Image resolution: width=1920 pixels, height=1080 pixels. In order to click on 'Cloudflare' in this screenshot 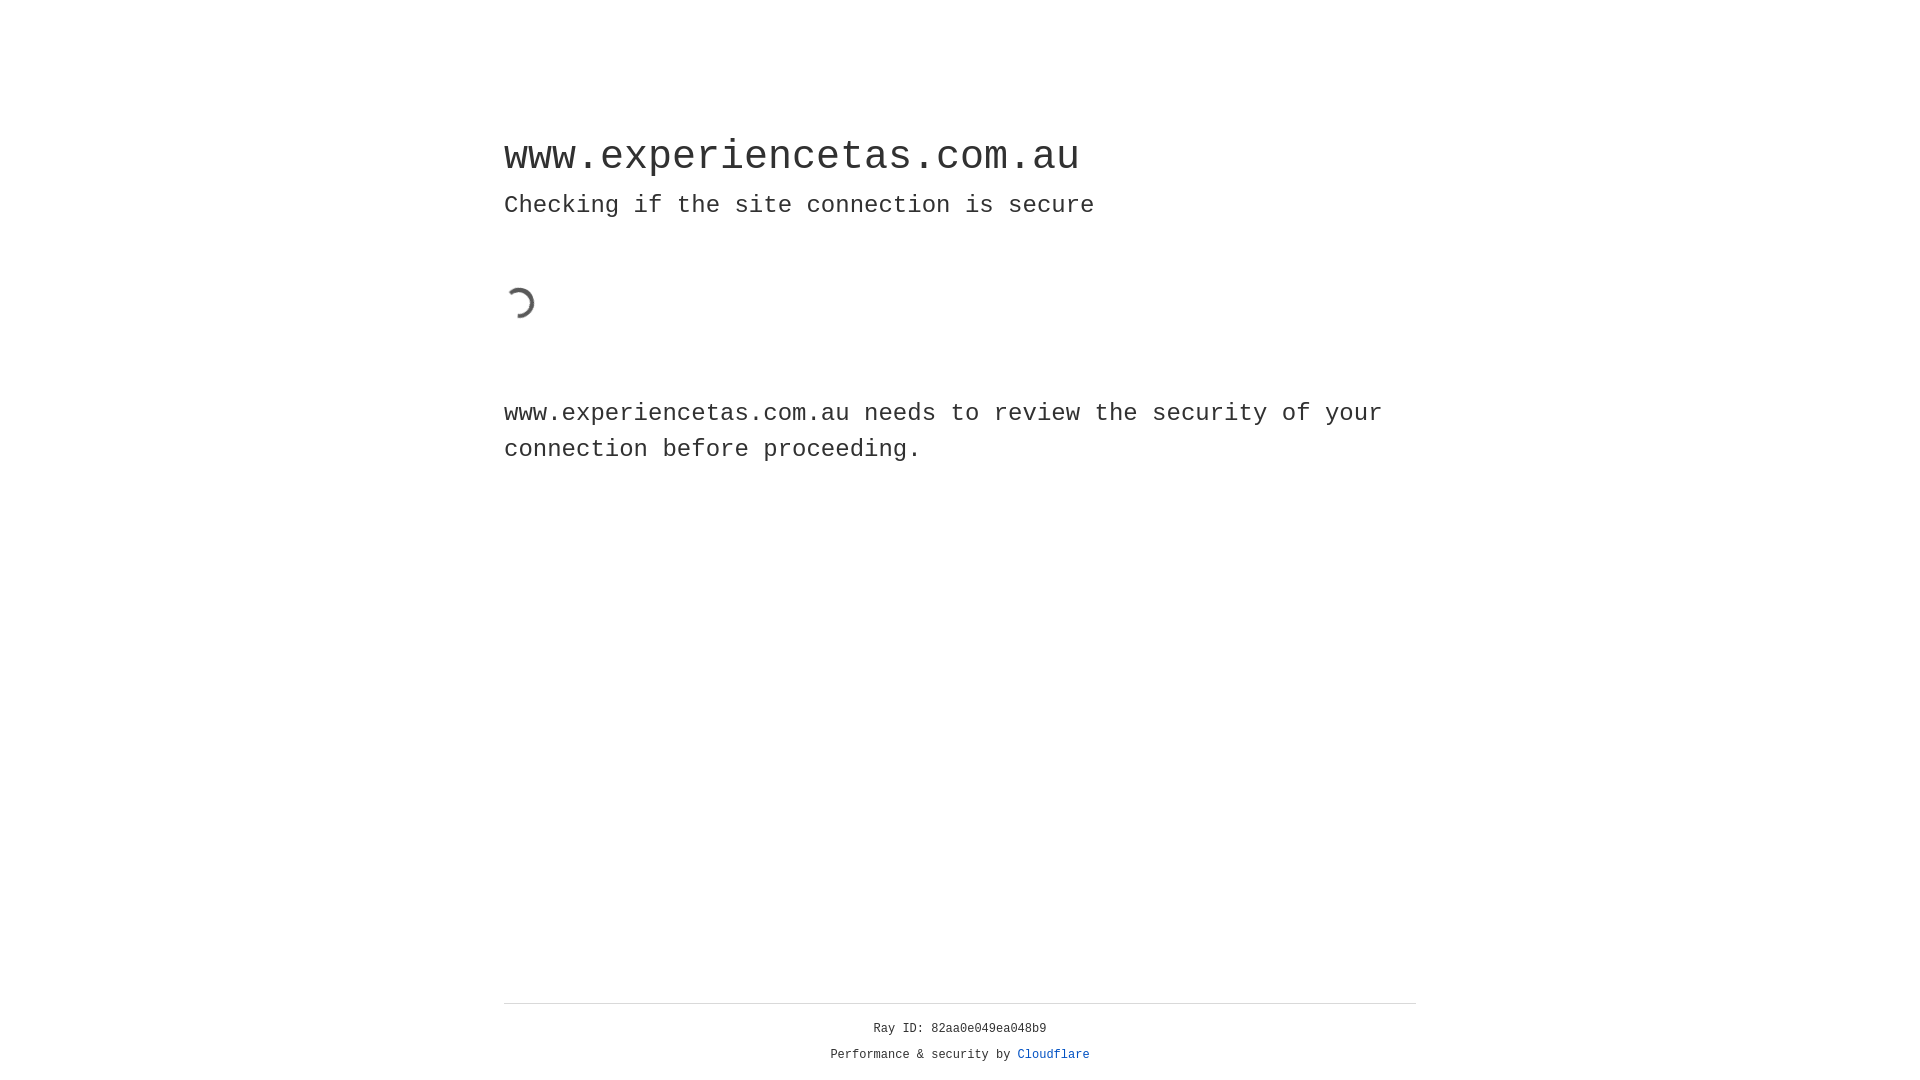, I will do `click(1017, 1054)`.